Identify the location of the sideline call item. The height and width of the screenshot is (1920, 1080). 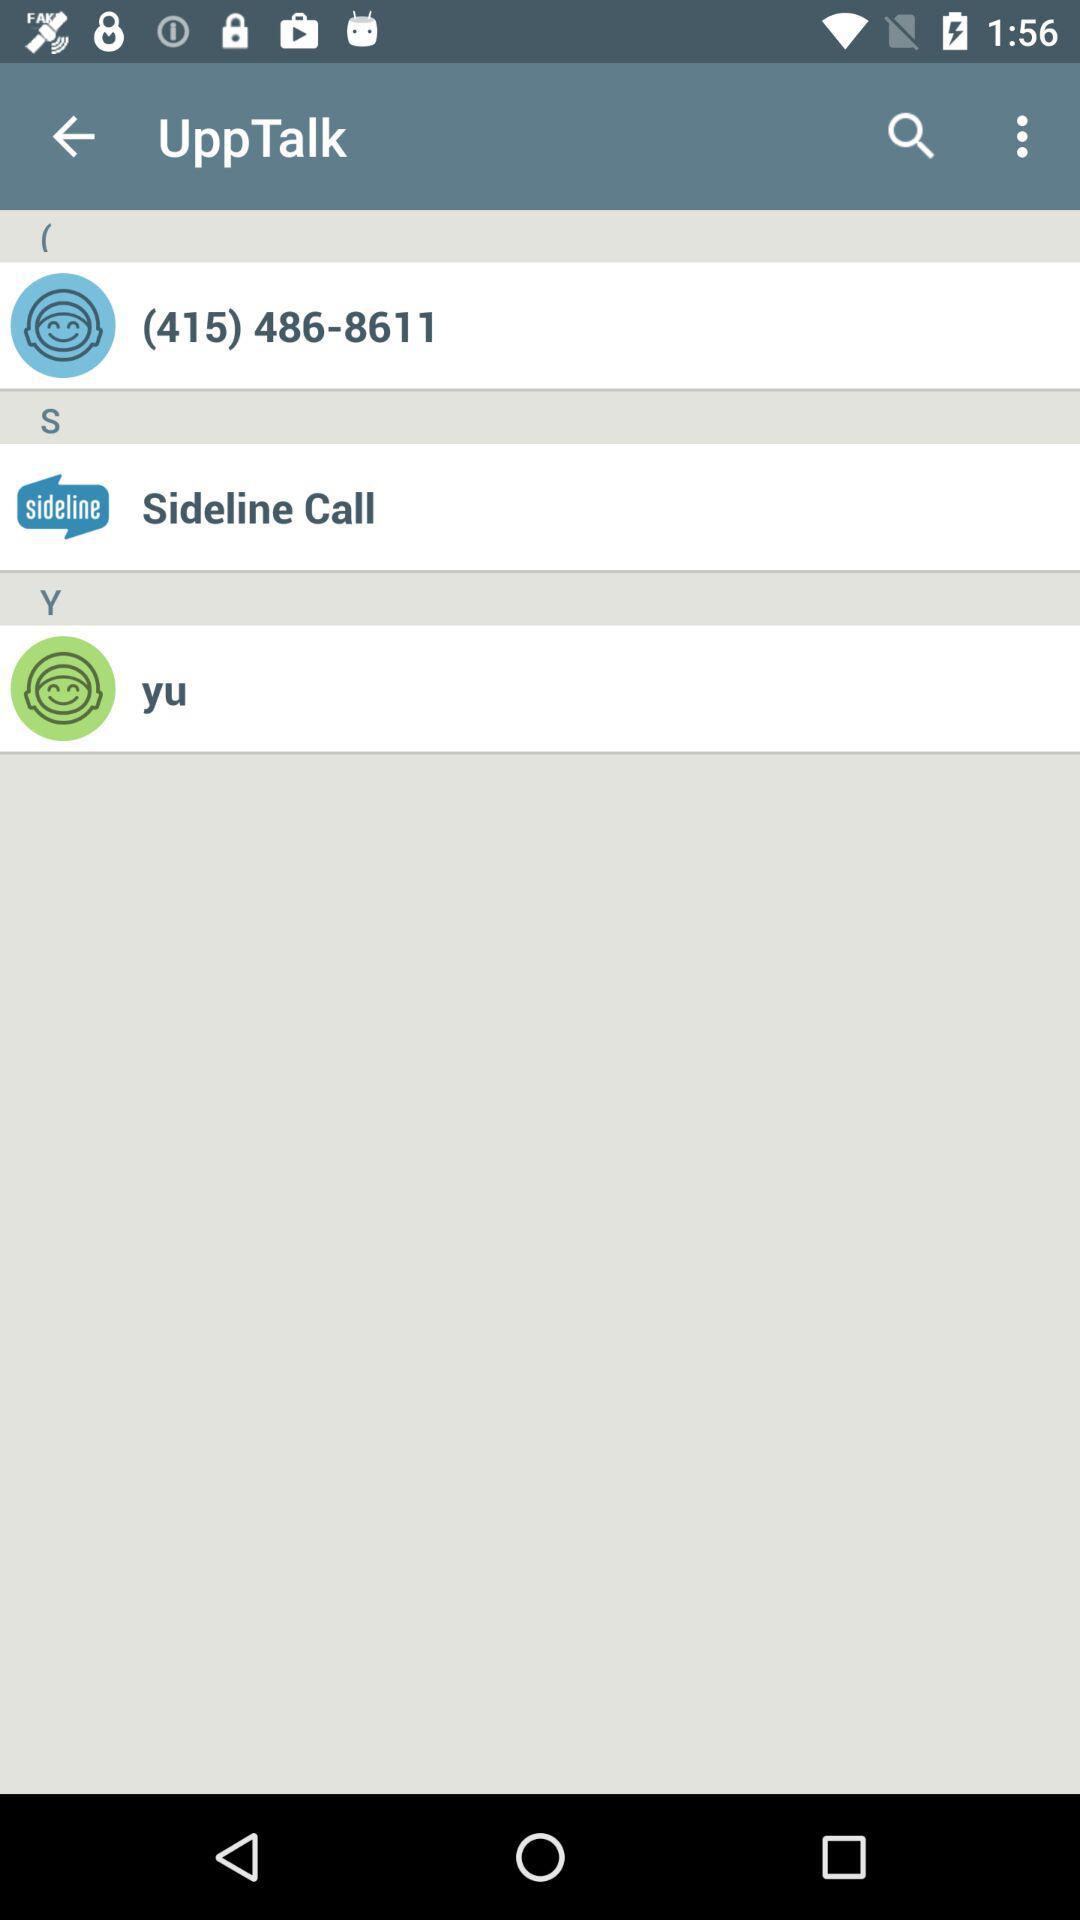
(609, 507).